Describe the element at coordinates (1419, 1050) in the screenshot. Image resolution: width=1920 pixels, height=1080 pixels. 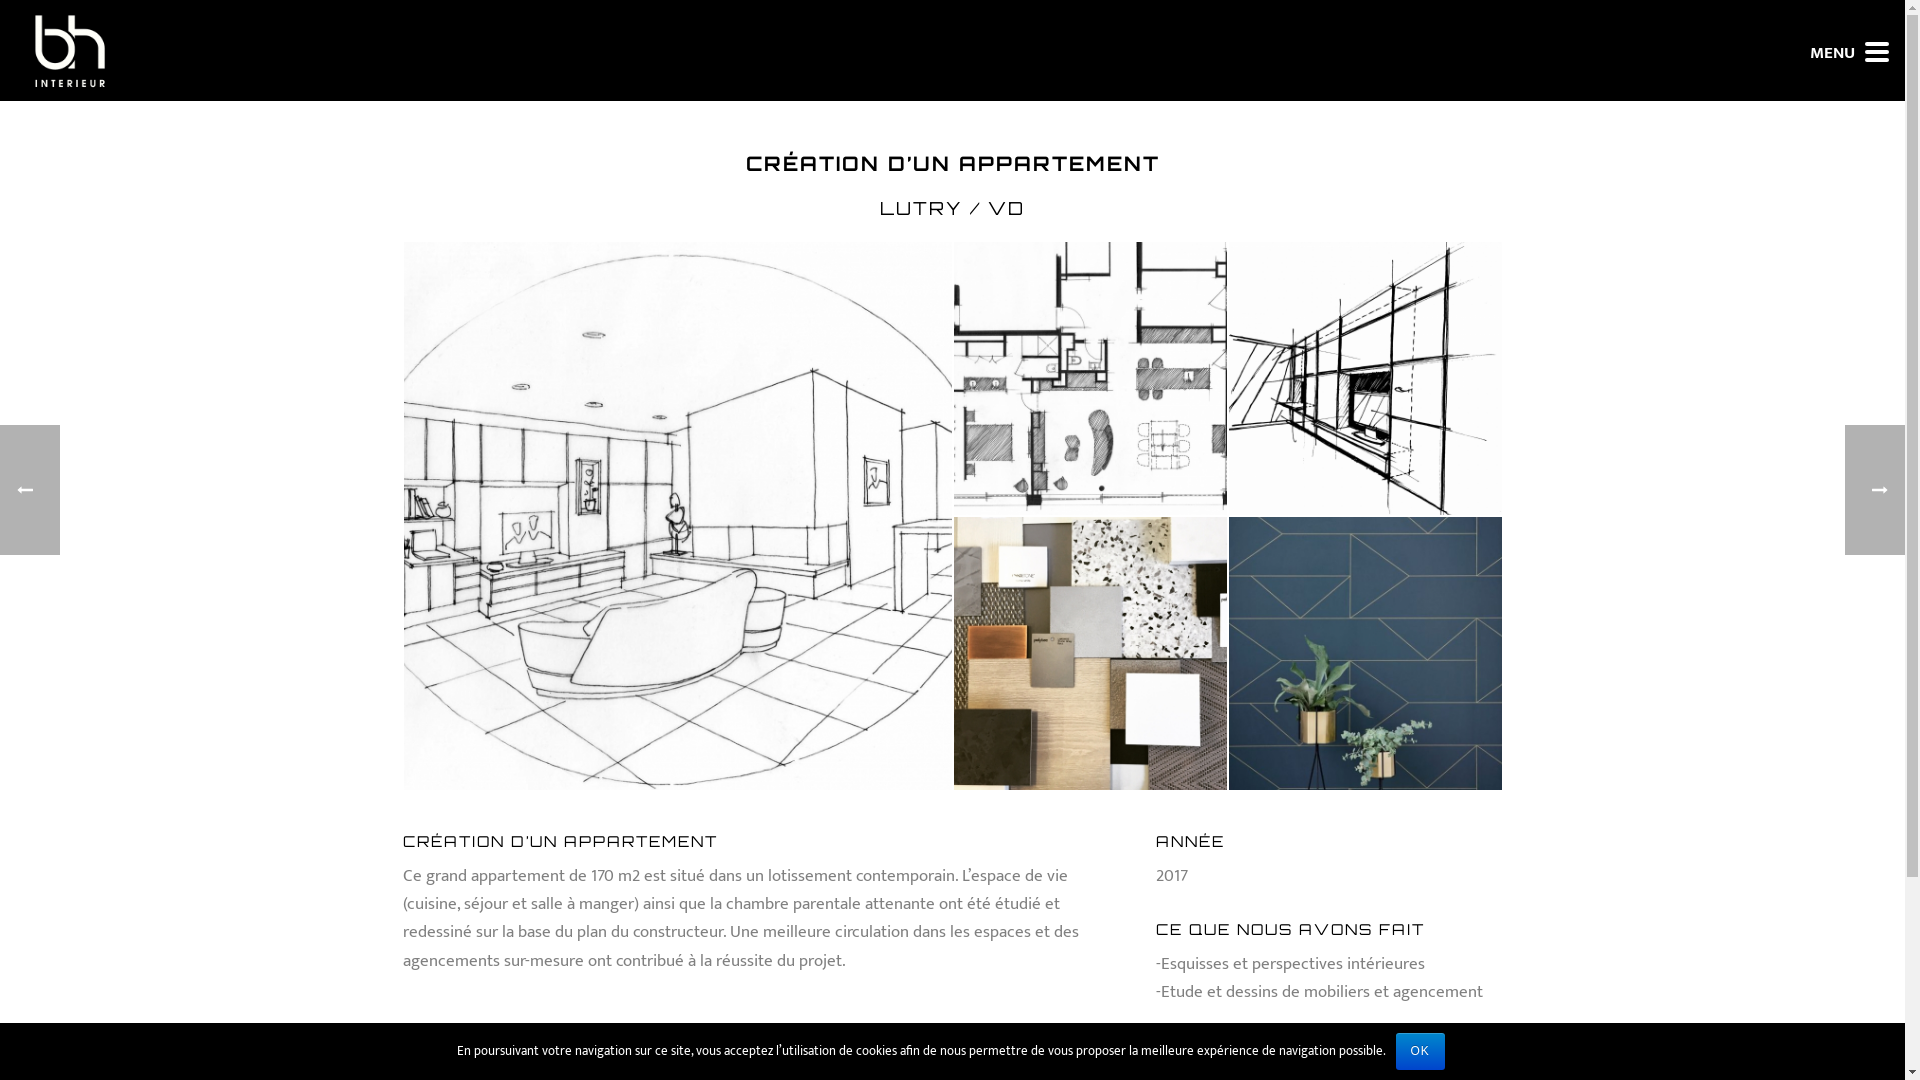
I see `'OK'` at that location.